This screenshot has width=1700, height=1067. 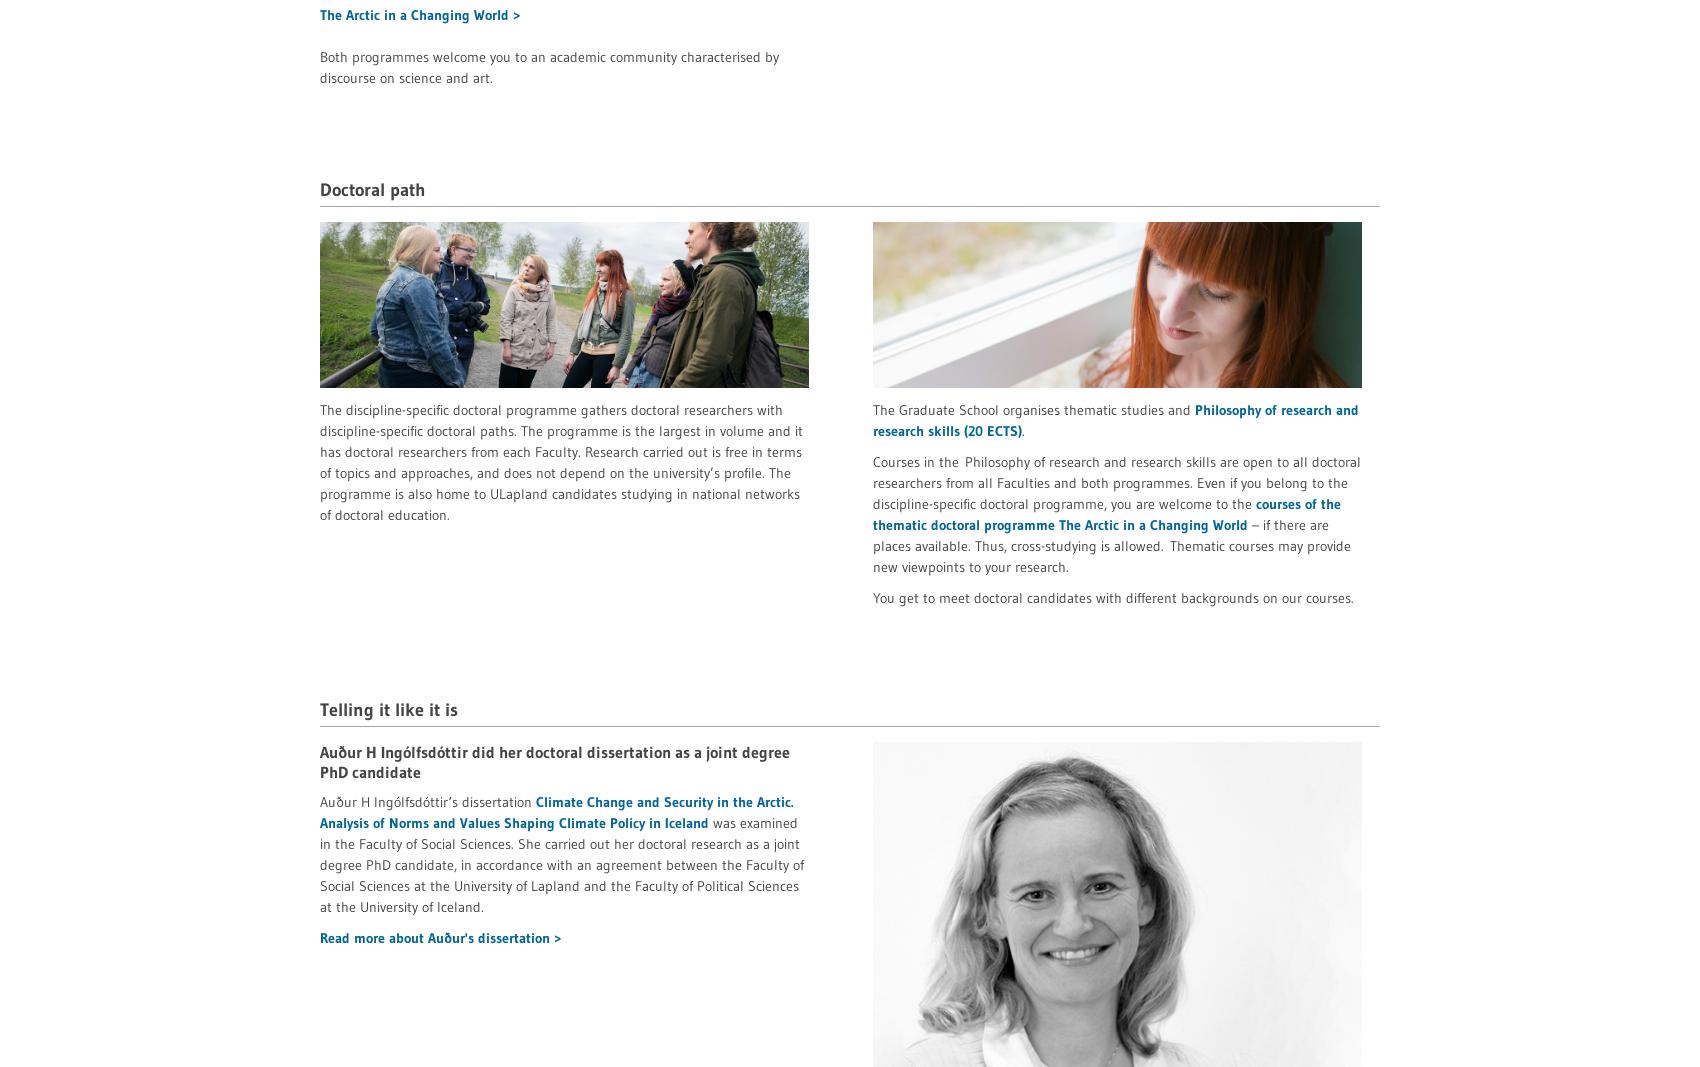 I want to click on 'Both programmes welcome you to an academic community characterised by discourse on science and art.', so click(x=548, y=65).